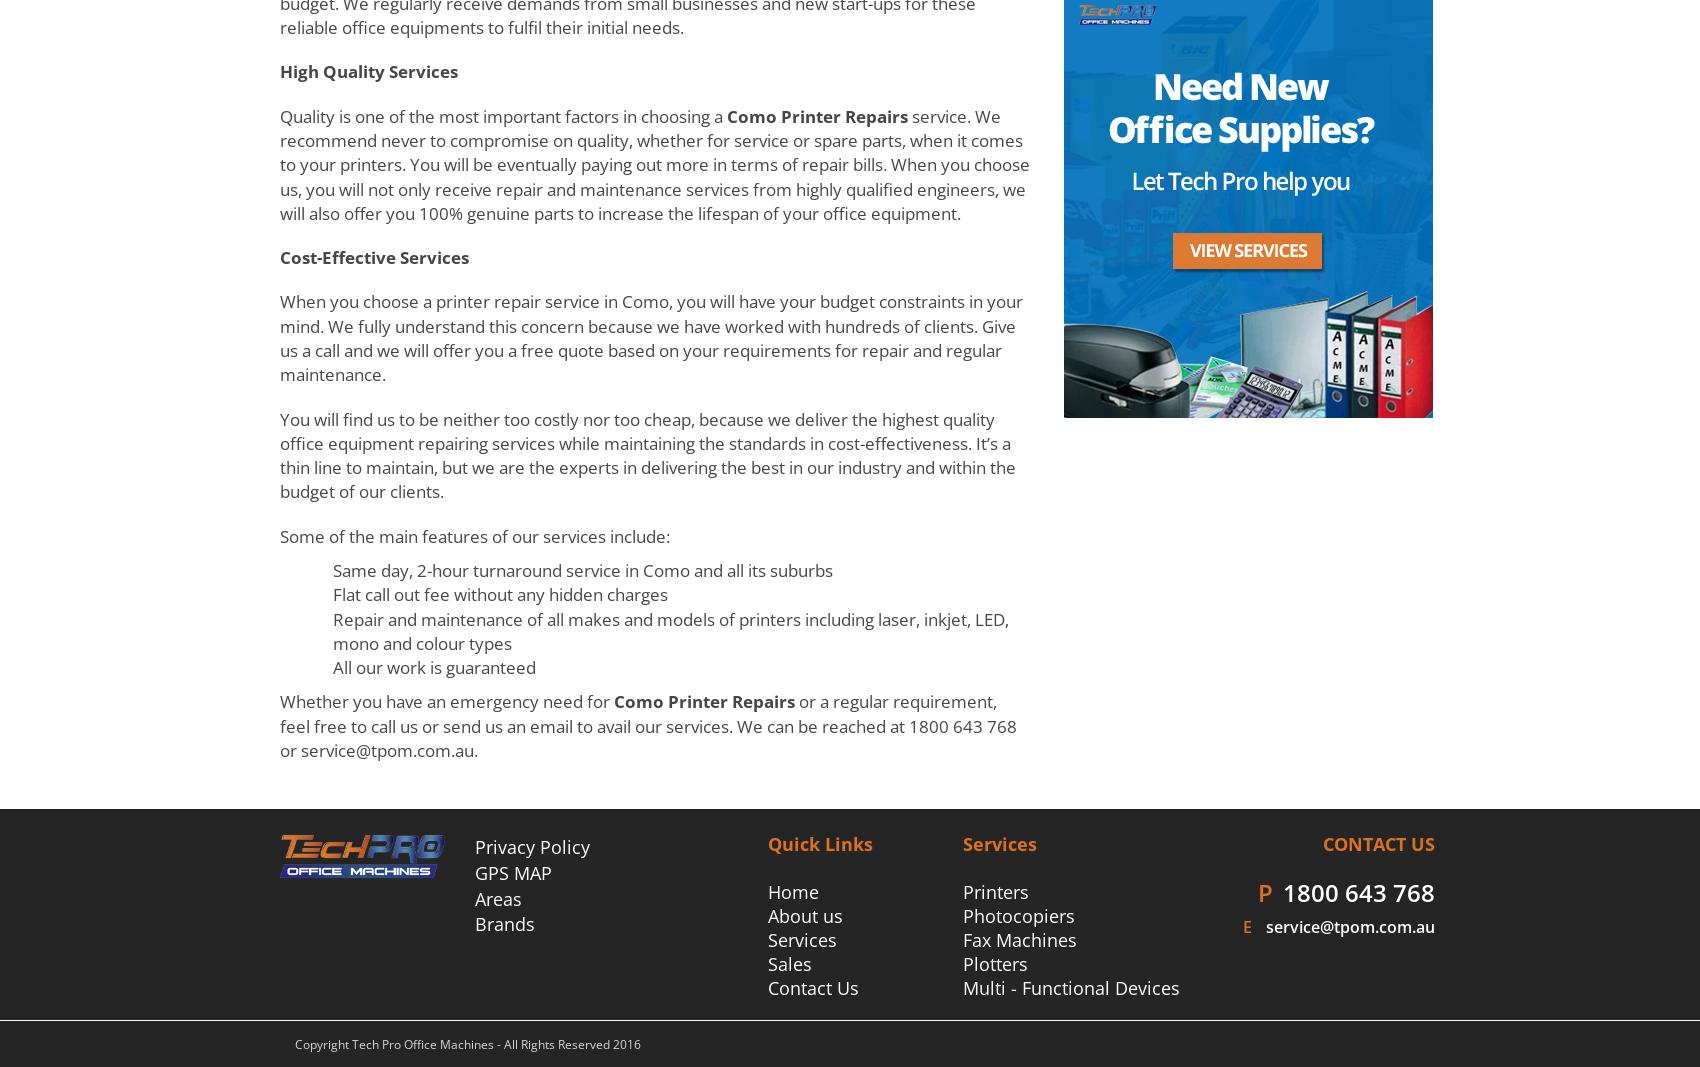 Image resolution: width=1700 pixels, height=1067 pixels. What do you see at coordinates (648, 453) in the screenshot?
I see `'You will find us to be neither too costly nor too cheap, because we deliver the highest quality office equipment repairing services while maintaining the standards in cost-effectiveness. It’s a thin line to maintain, but we are the experts in delivering the best in our industry and within the budget of our clients.'` at bounding box center [648, 453].